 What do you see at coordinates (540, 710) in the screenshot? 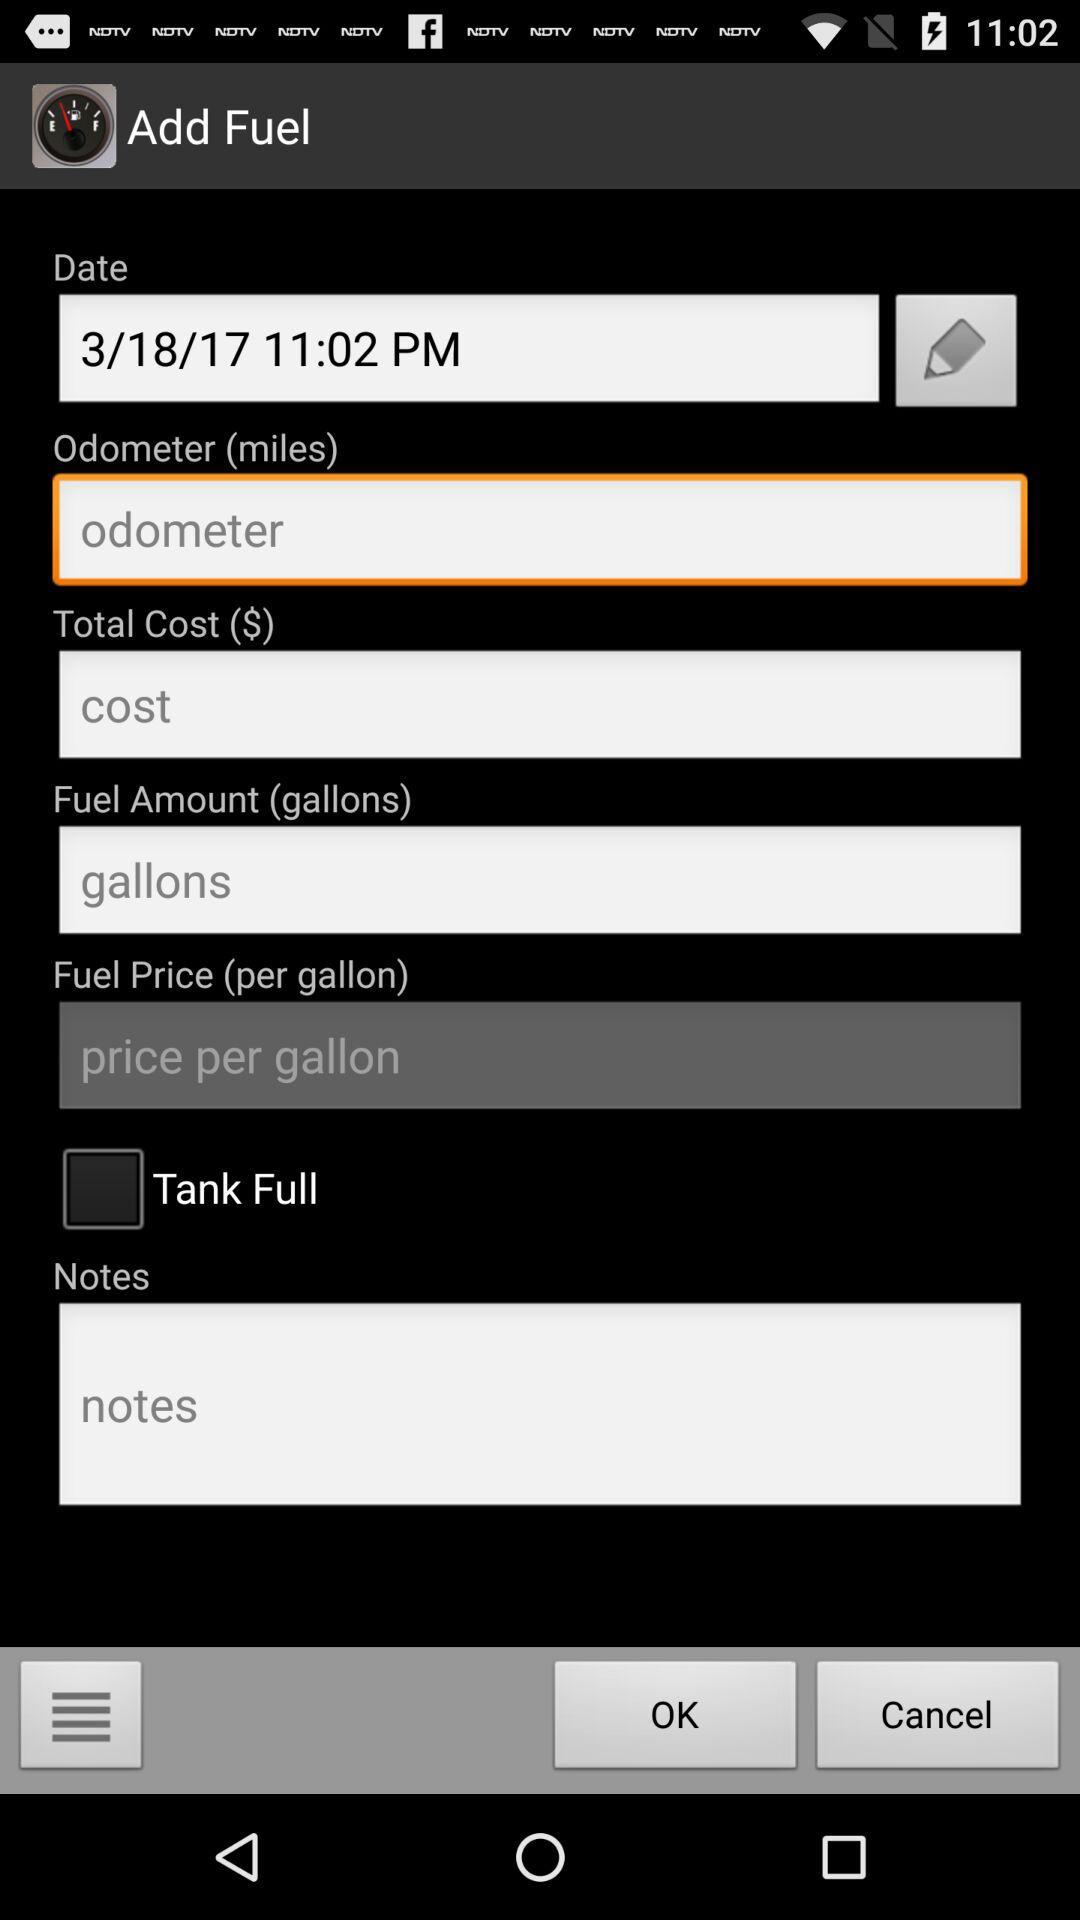
I see `total cost in dollars` at bounding box center [540, 710].